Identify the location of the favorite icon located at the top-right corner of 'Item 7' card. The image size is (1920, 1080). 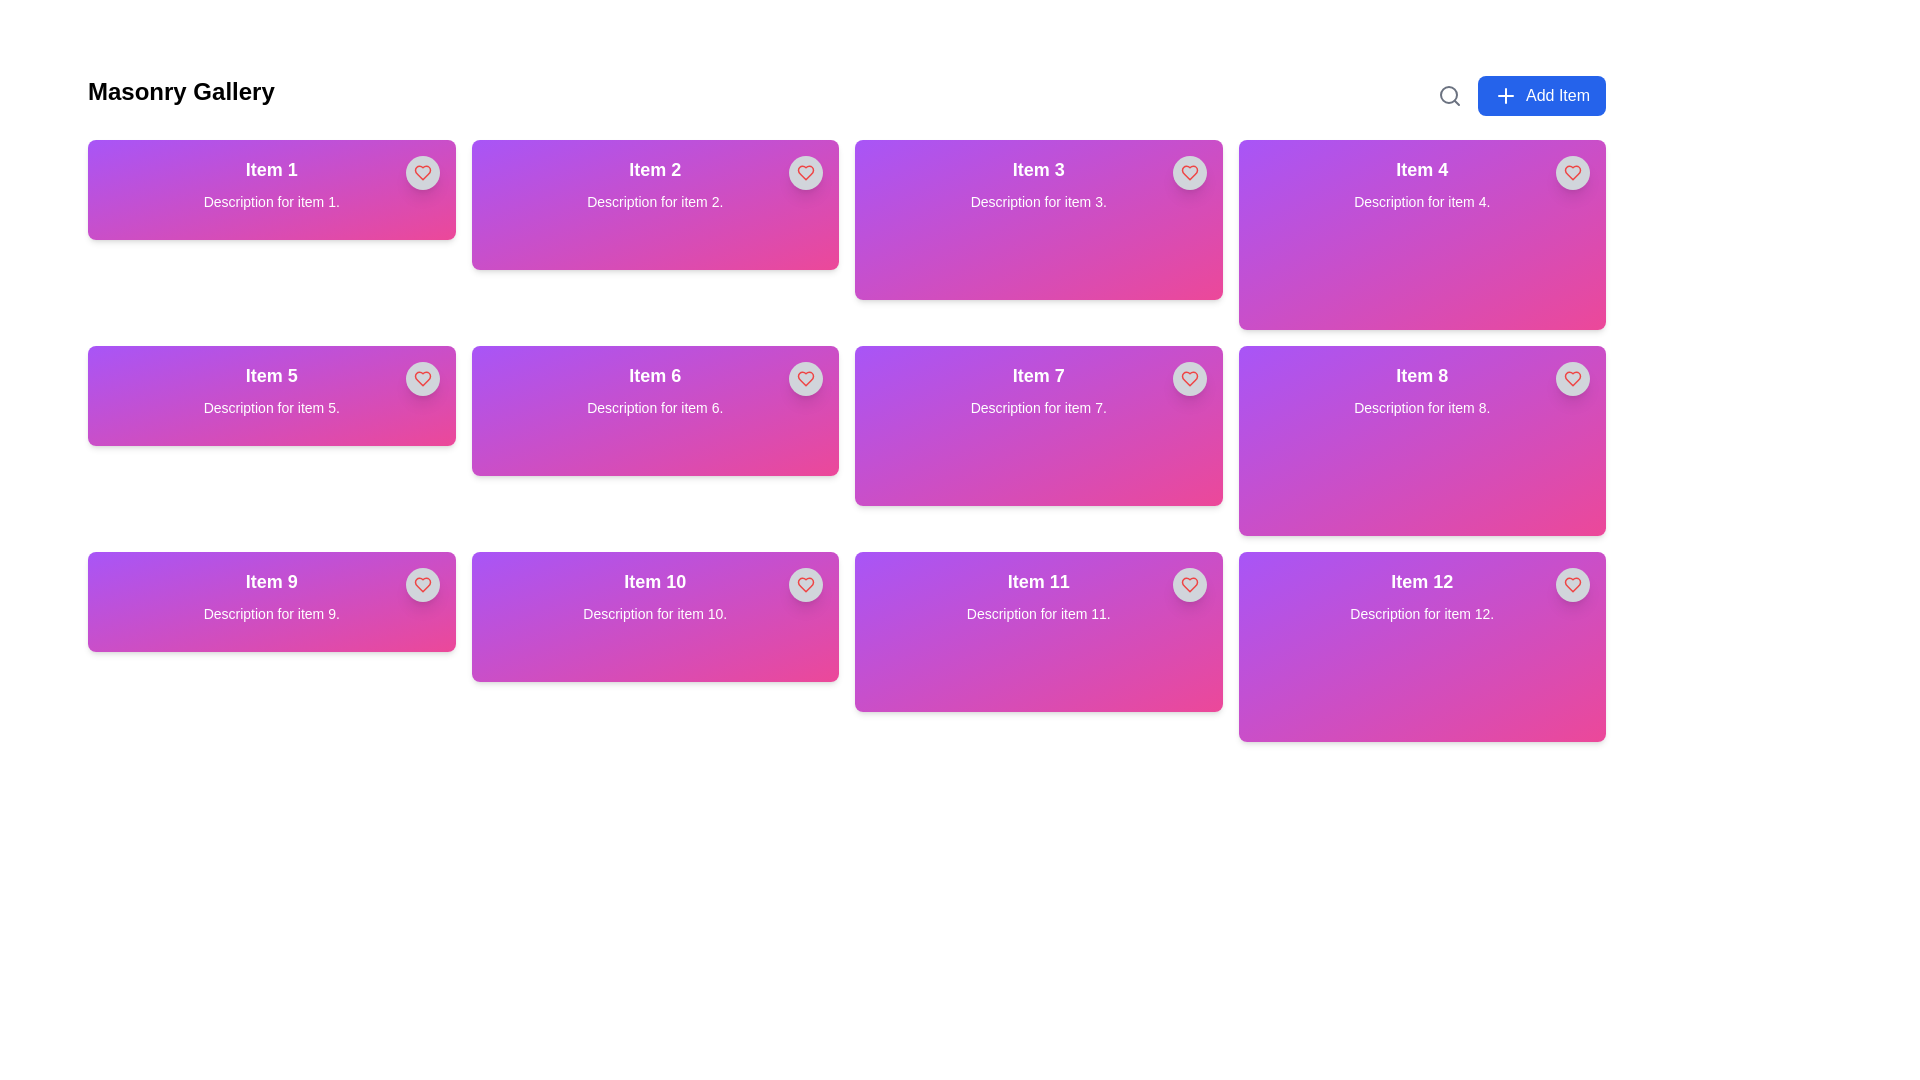
(1189, 378).